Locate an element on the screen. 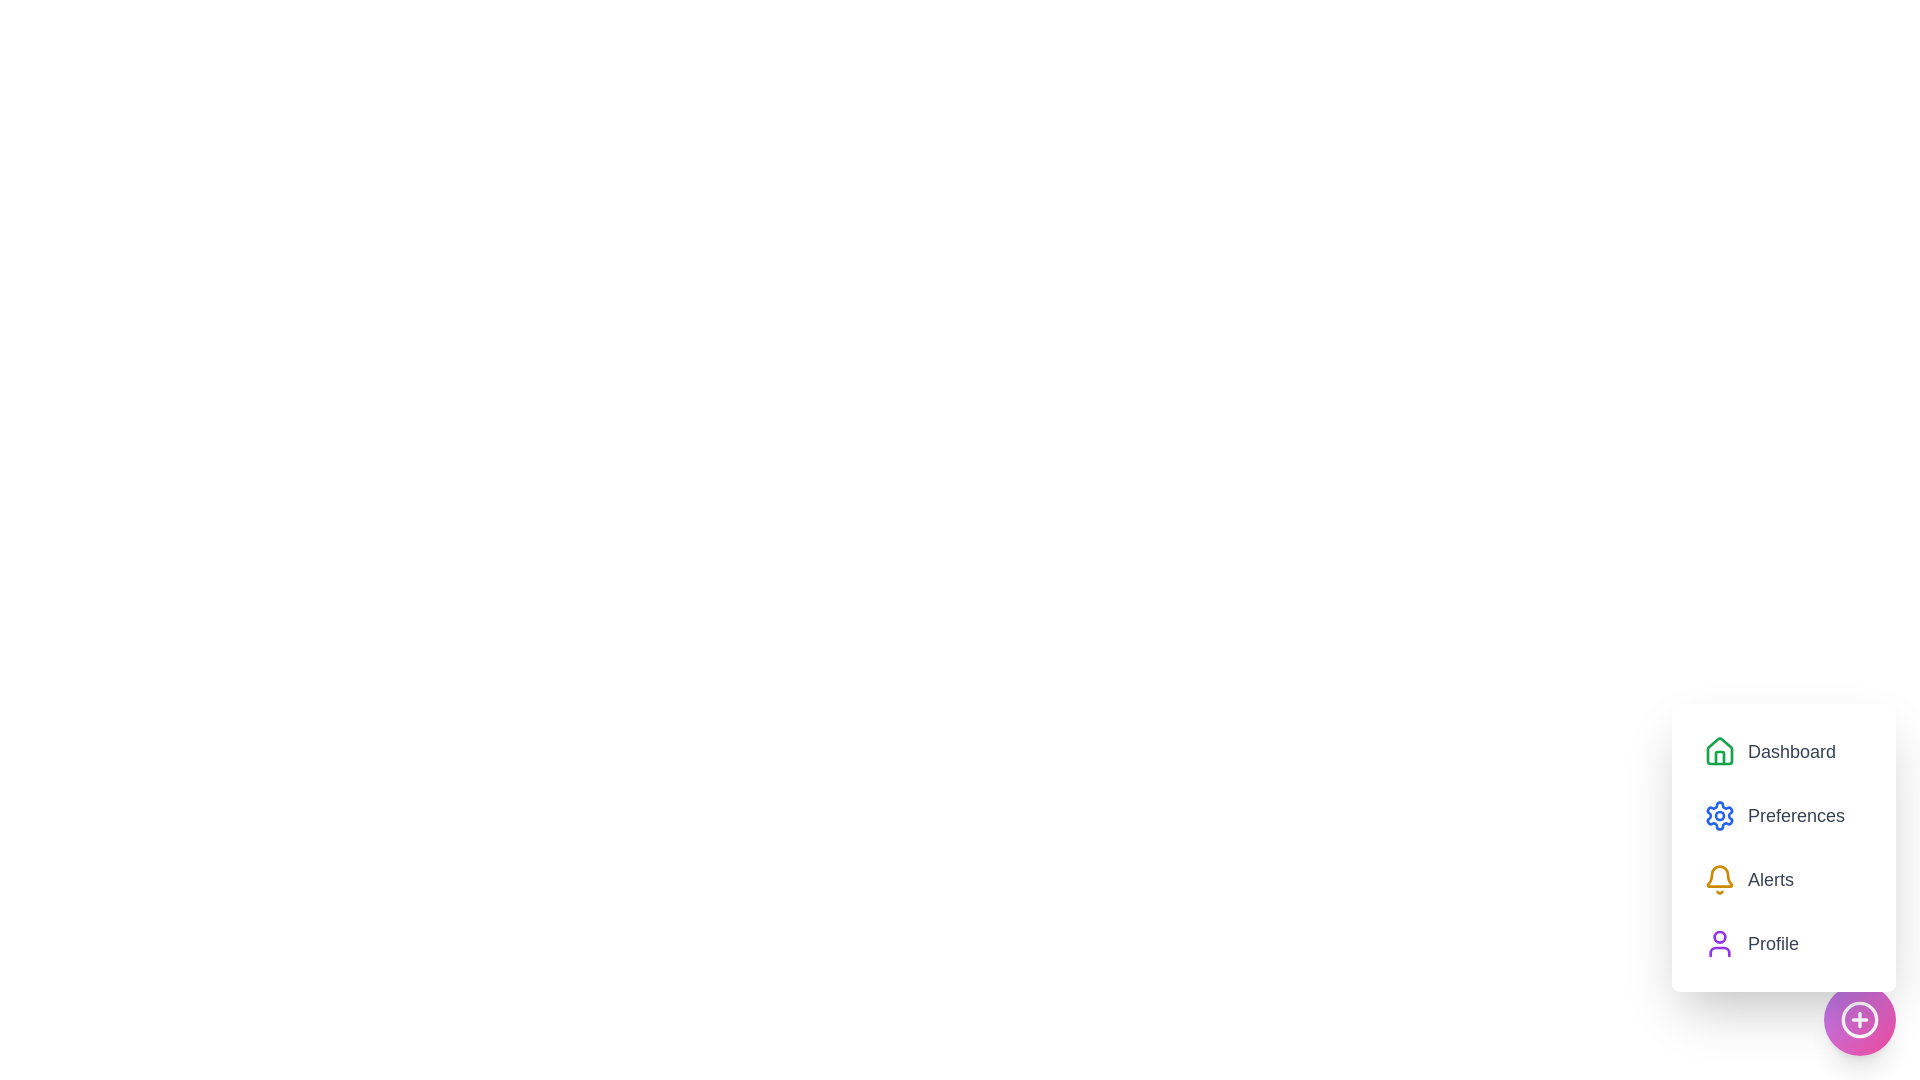 This screenshot has width=1920, height=1080. the menu option Profile from the StyledSpeedDial menu is located at coordinates (1750, 944).